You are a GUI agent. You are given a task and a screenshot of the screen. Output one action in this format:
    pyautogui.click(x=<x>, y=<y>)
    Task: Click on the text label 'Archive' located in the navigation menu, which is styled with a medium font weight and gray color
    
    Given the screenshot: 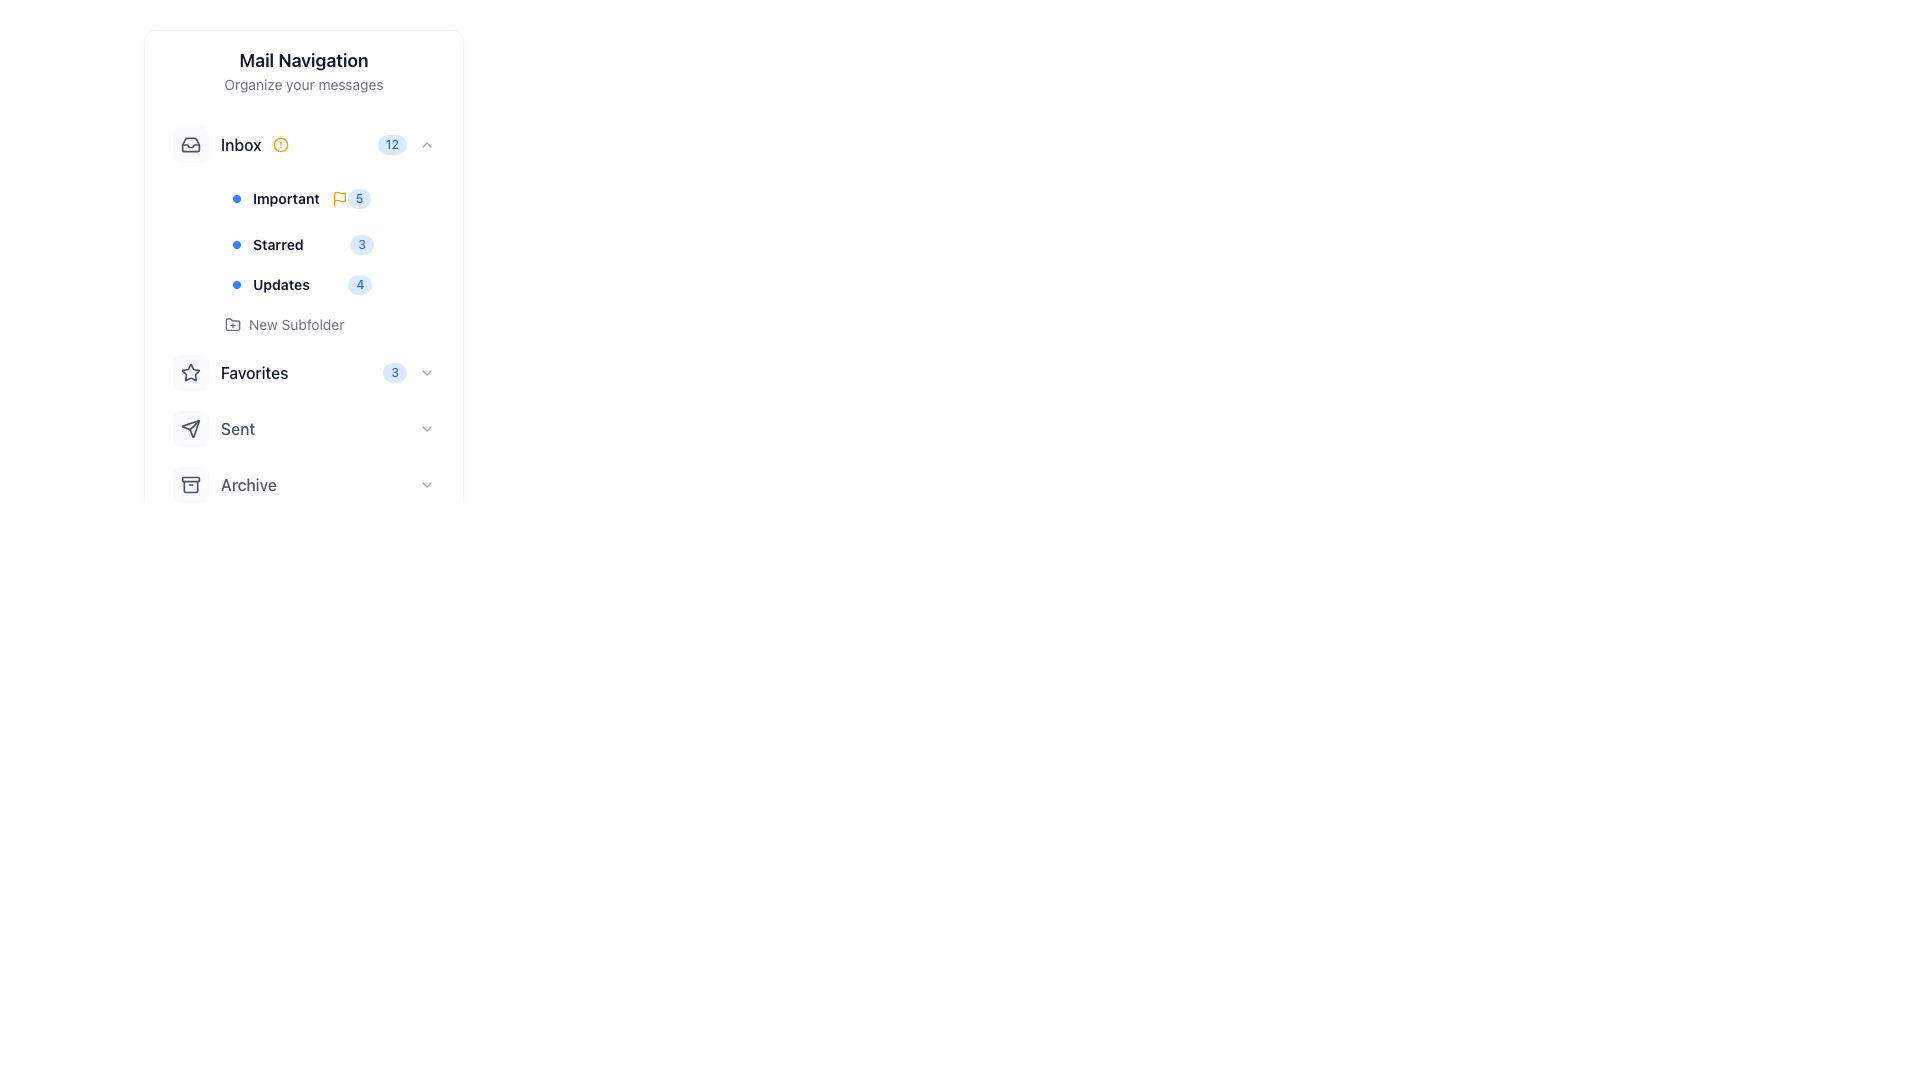 What is the action you would take?
    pyautogui.click(x=247, y=485)
    